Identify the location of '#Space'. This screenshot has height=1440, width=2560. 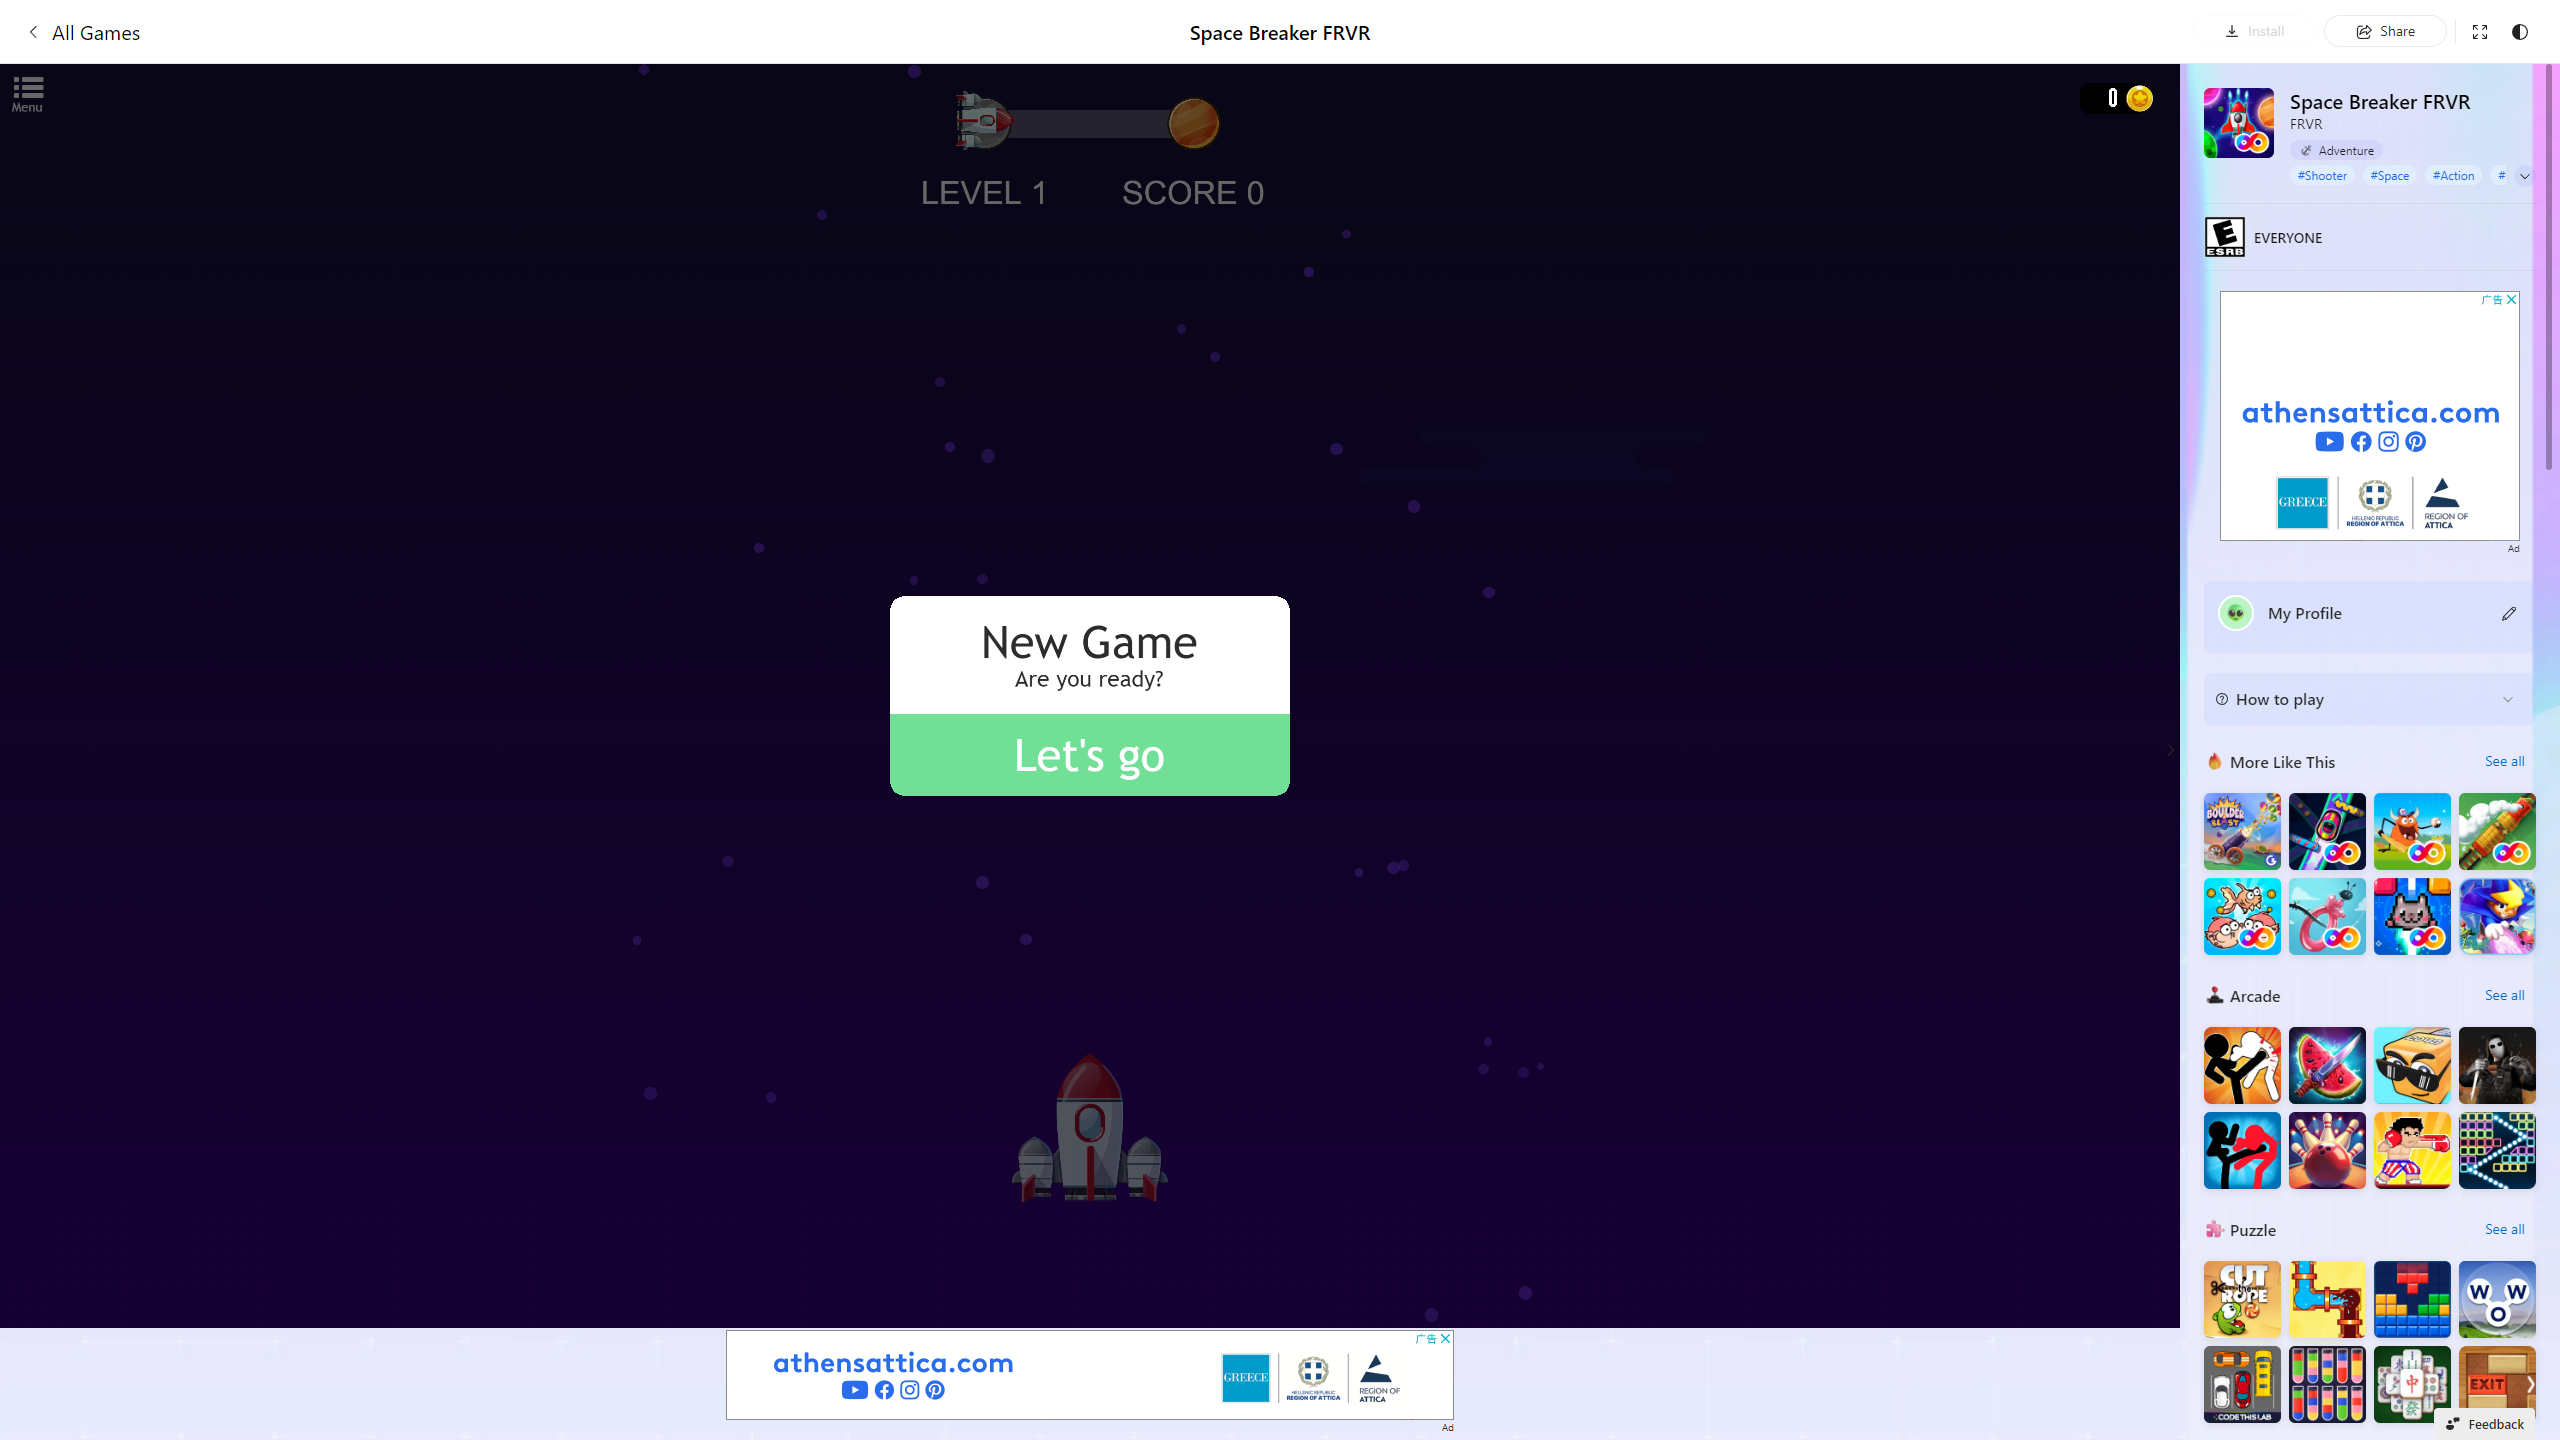
(2390, 173).